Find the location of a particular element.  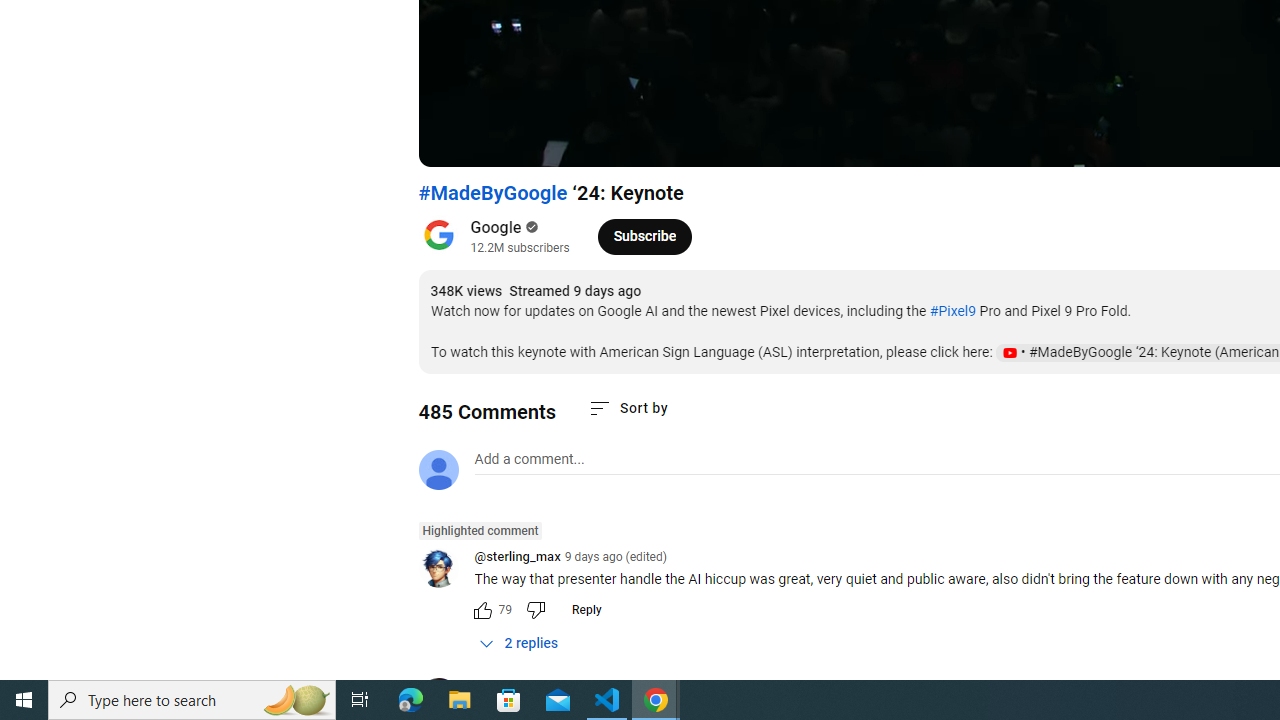

'2 replies' is located at coordinates (519, 643).